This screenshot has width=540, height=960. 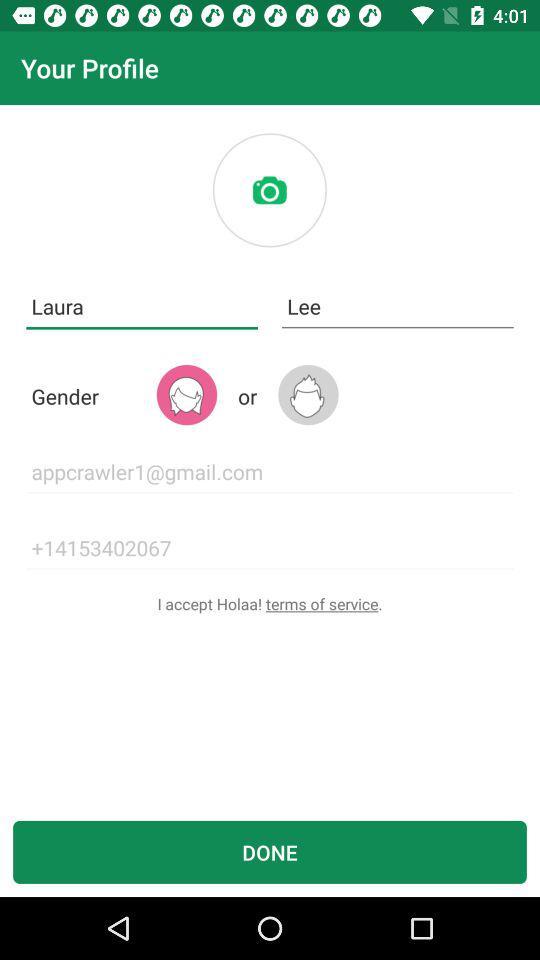 I want to click on item next to or icon, so click(x=308, y=394).